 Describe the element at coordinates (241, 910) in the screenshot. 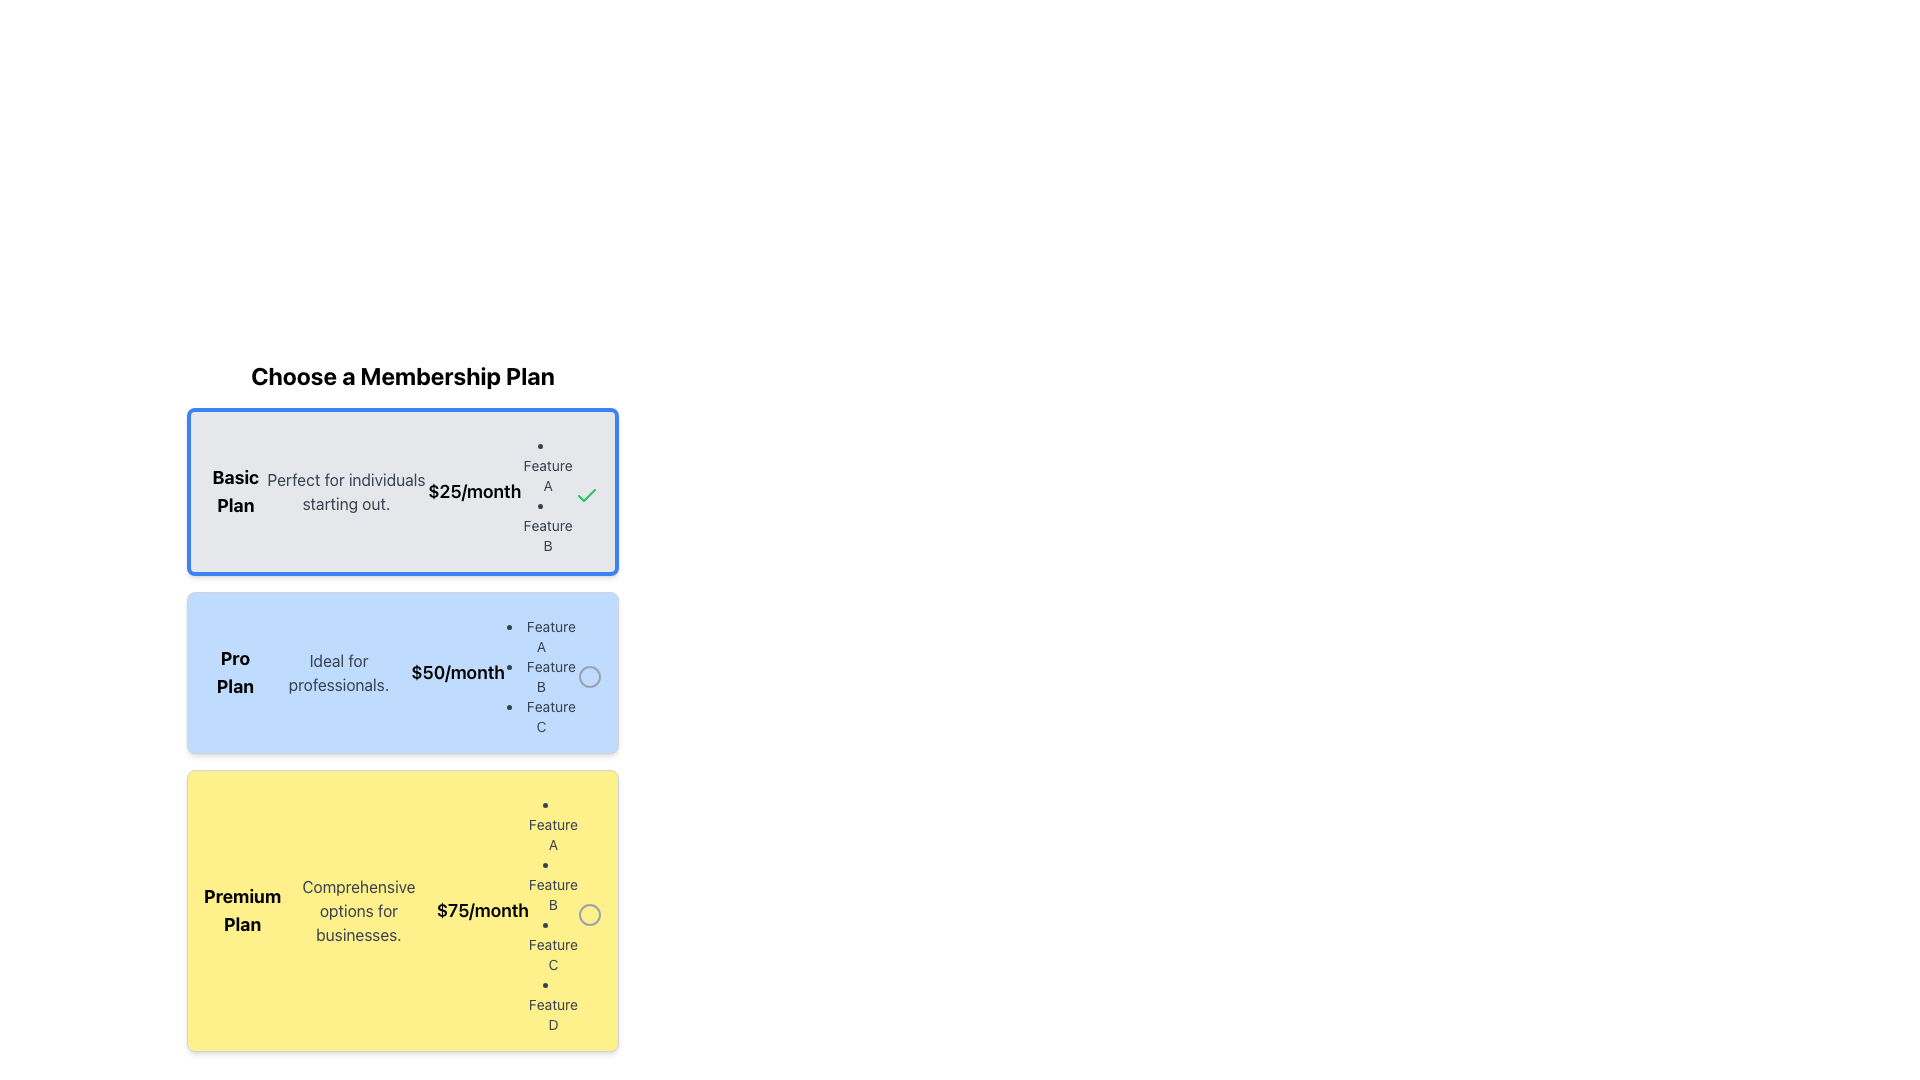

I see `the bold text label displaying 'Premium Plan' located at the top-left corner of the yellow box indicating a membership plan` at that location.